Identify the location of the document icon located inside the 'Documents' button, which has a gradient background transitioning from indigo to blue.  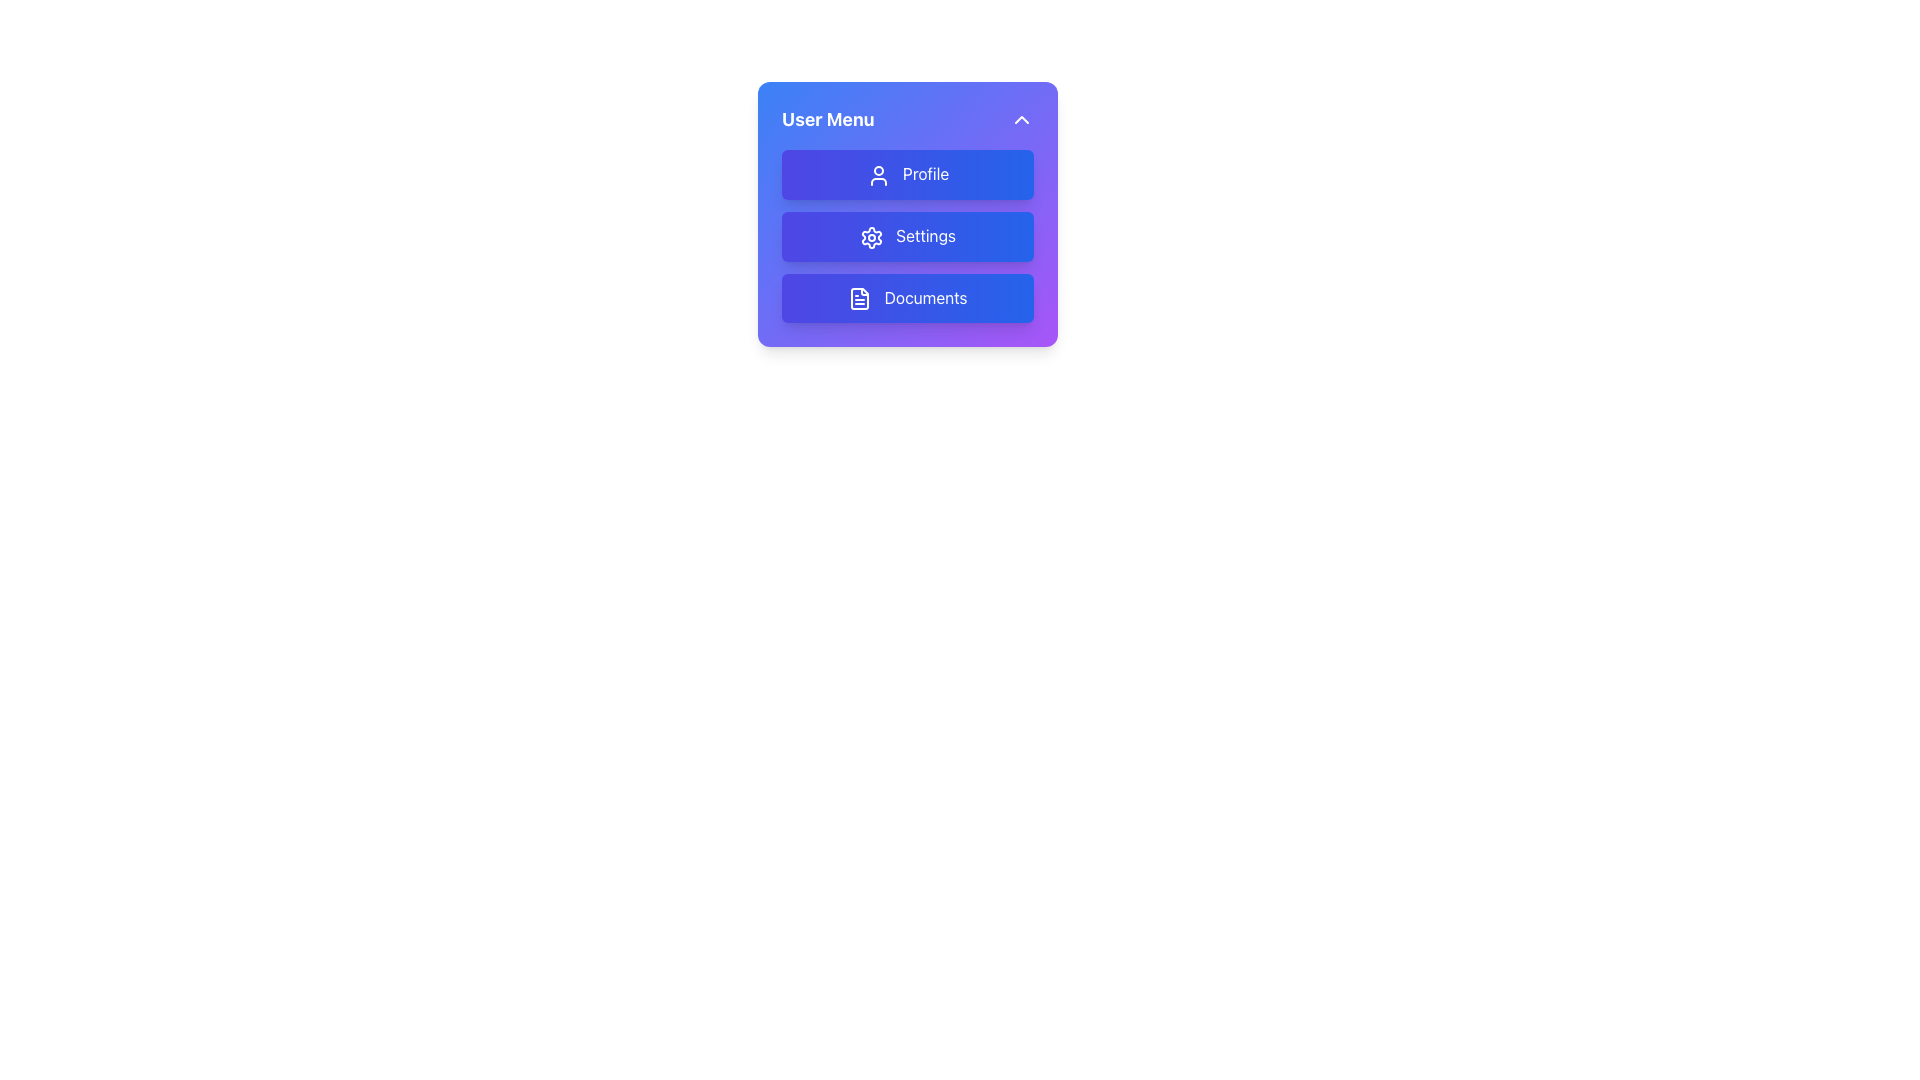
(860, 299).